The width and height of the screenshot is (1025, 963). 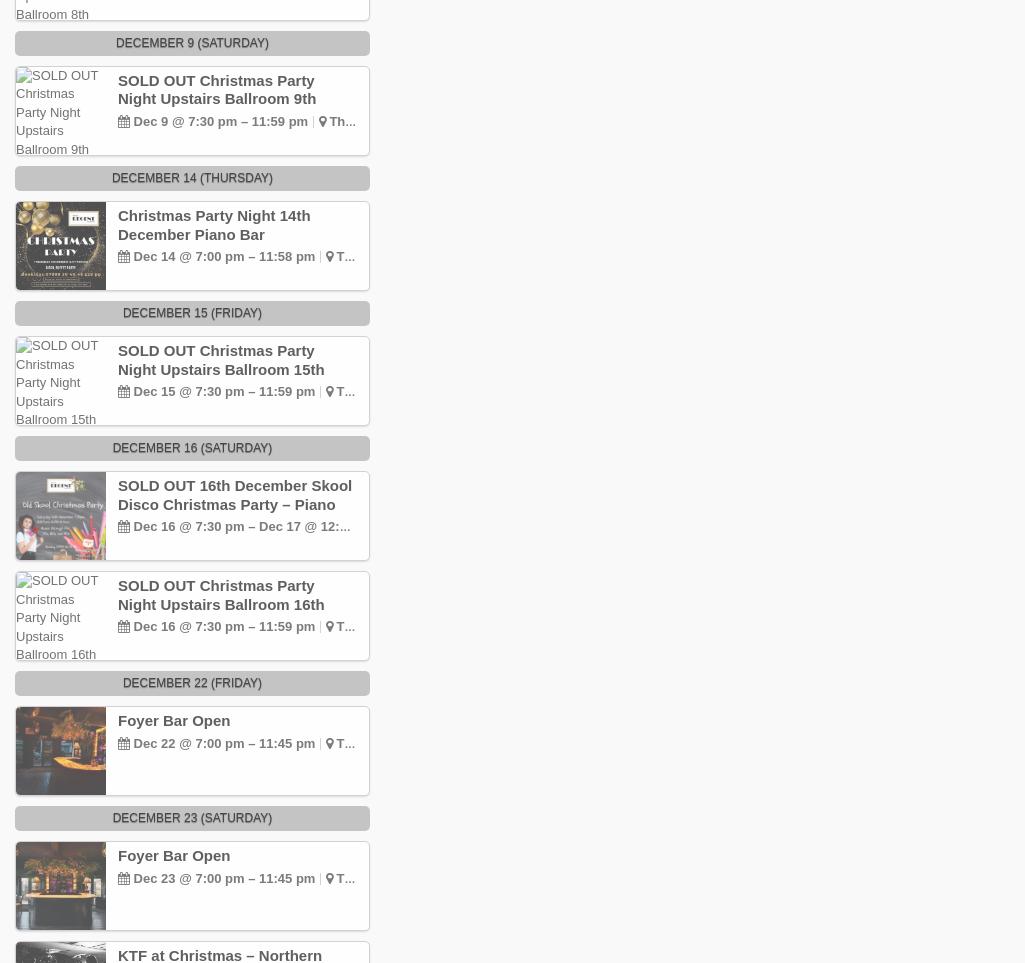 I want to click on 'December 22 (Friday)', so click(x=191, y=682).